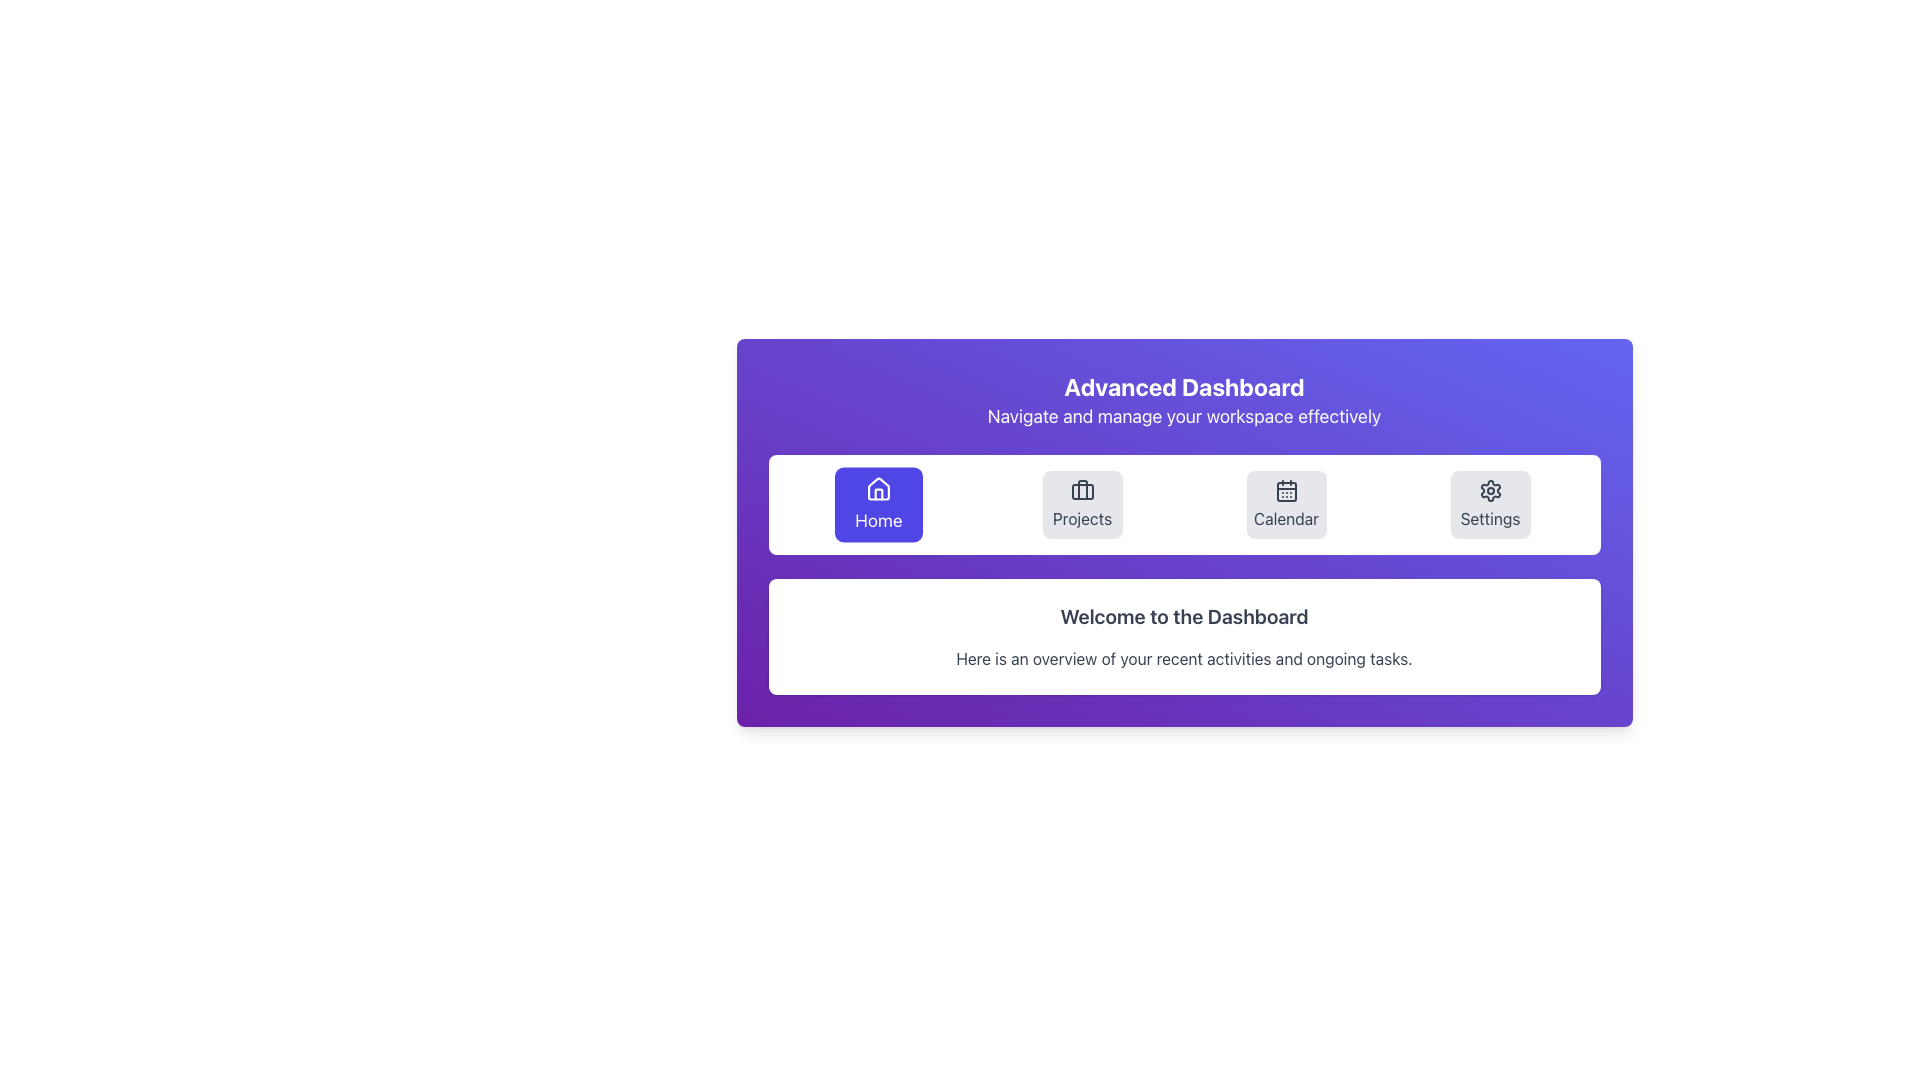  What do you see at coordinates (1081, 492) in the screenshot?
I see `SVG Rectangle element that represents the main body of the briefcase icon, located in the middle of the icon` at bounding box center [1081, 492].